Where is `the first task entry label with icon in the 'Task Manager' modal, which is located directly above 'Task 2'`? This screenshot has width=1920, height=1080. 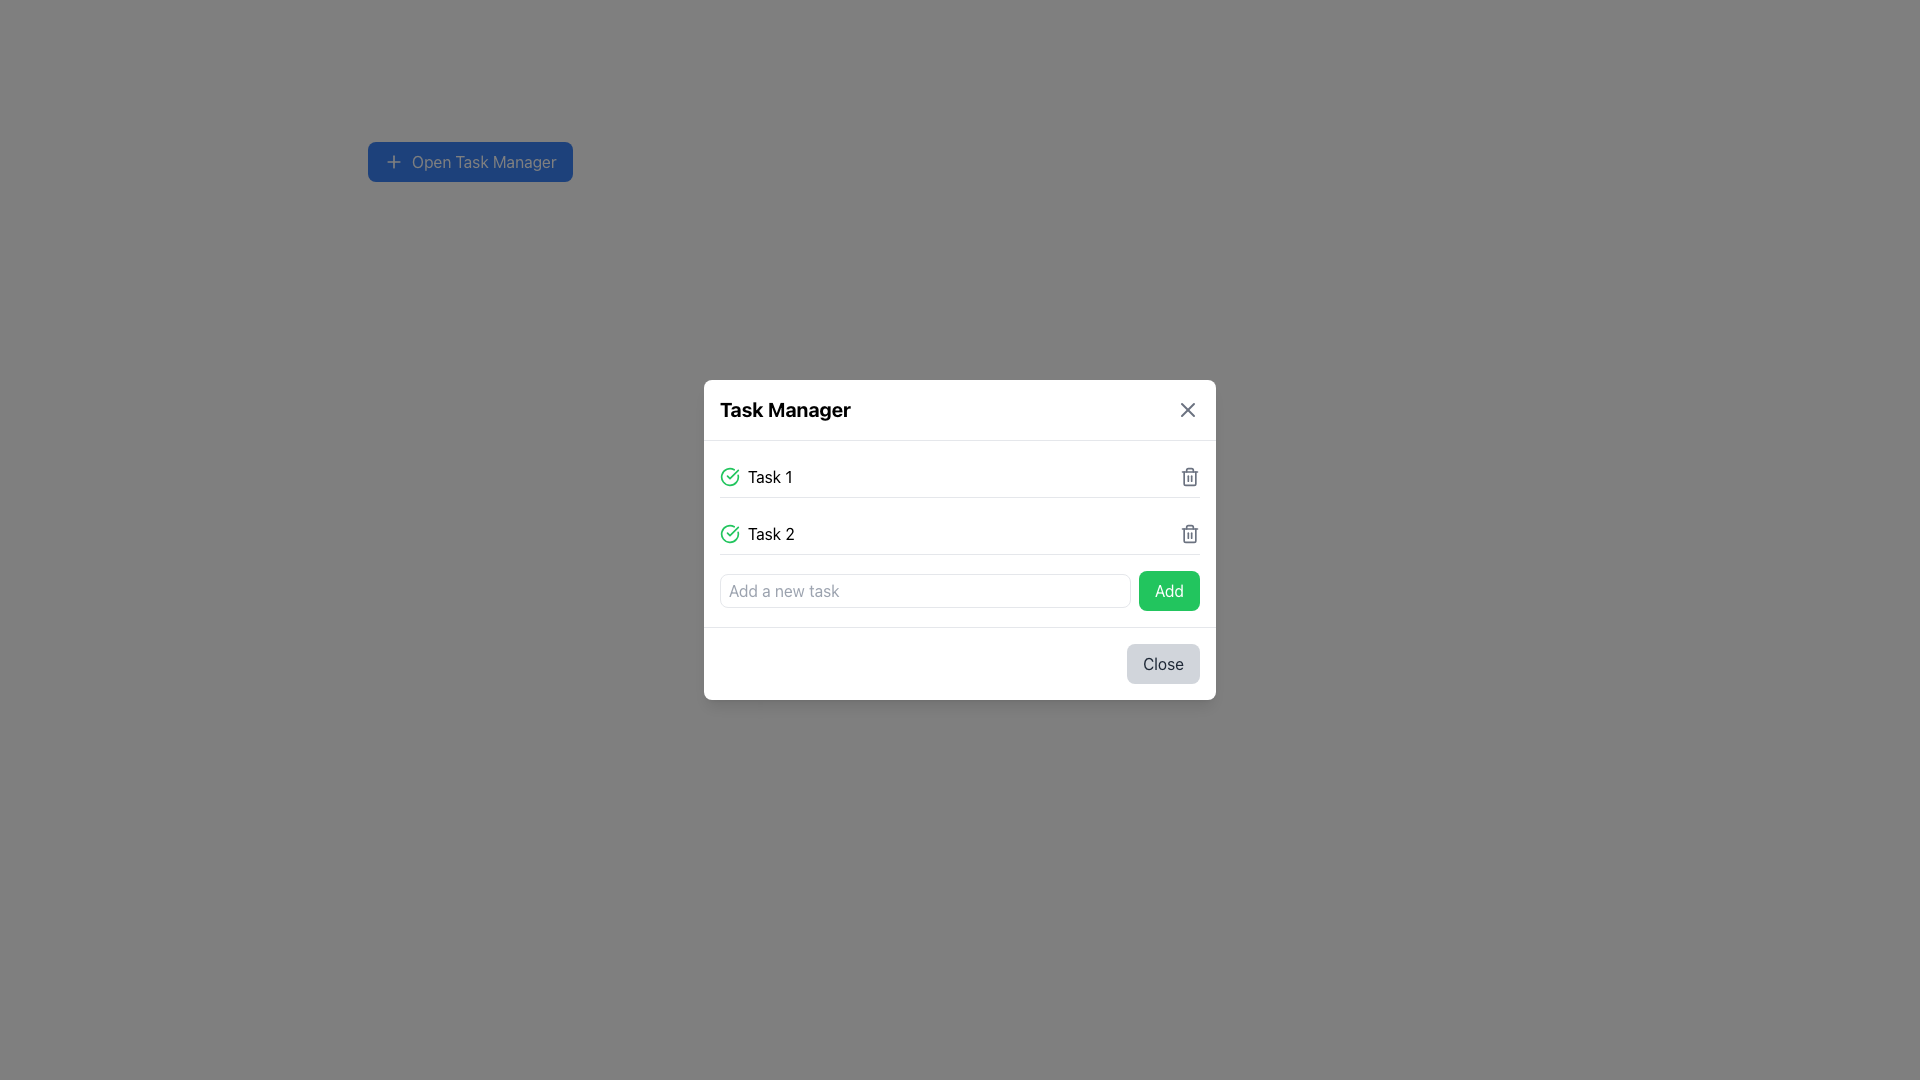 the first task entry label with icon in the 'Task Manager' modal, which is located directly above 'Task 2' is located at coordinates (755, 477).